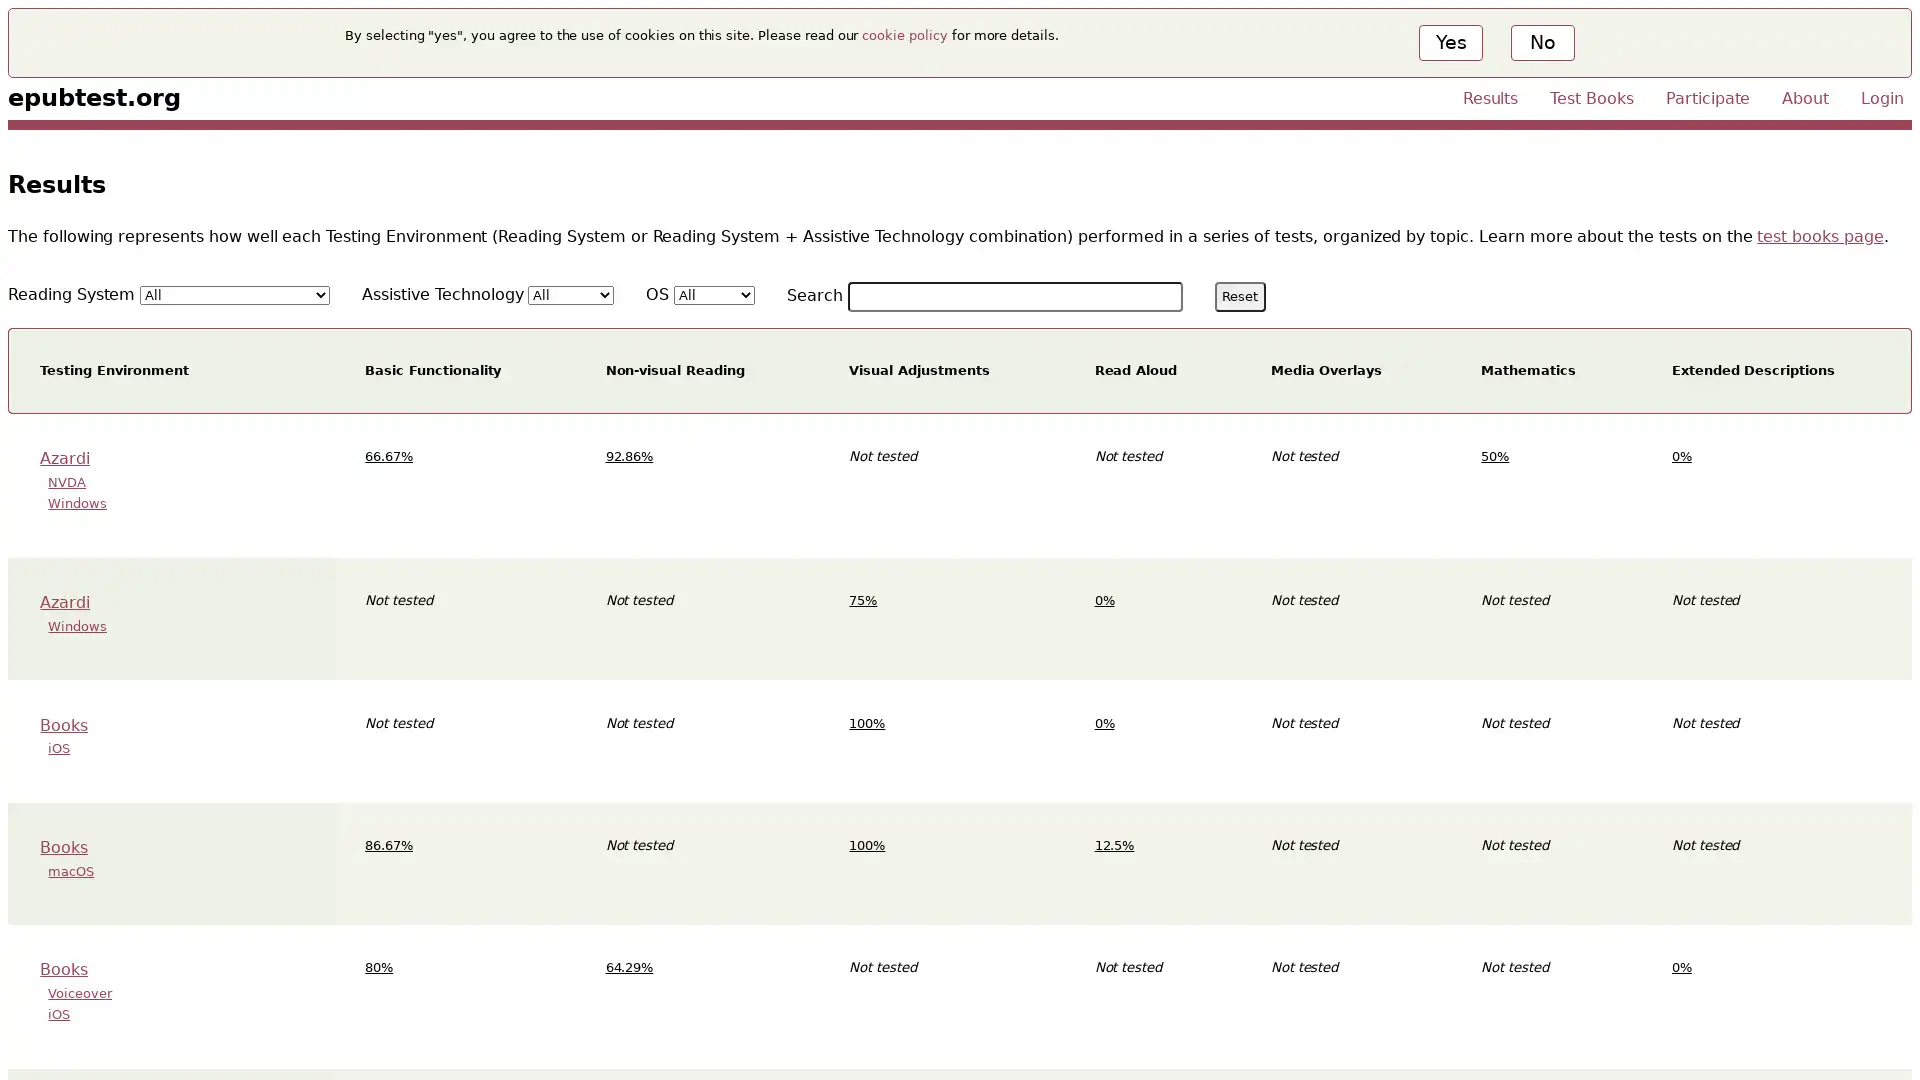 The image size is (1920, 1080). Describe the element at coordinates (1135, 370) in the screenshot. I see `Read Aloud` at that location.